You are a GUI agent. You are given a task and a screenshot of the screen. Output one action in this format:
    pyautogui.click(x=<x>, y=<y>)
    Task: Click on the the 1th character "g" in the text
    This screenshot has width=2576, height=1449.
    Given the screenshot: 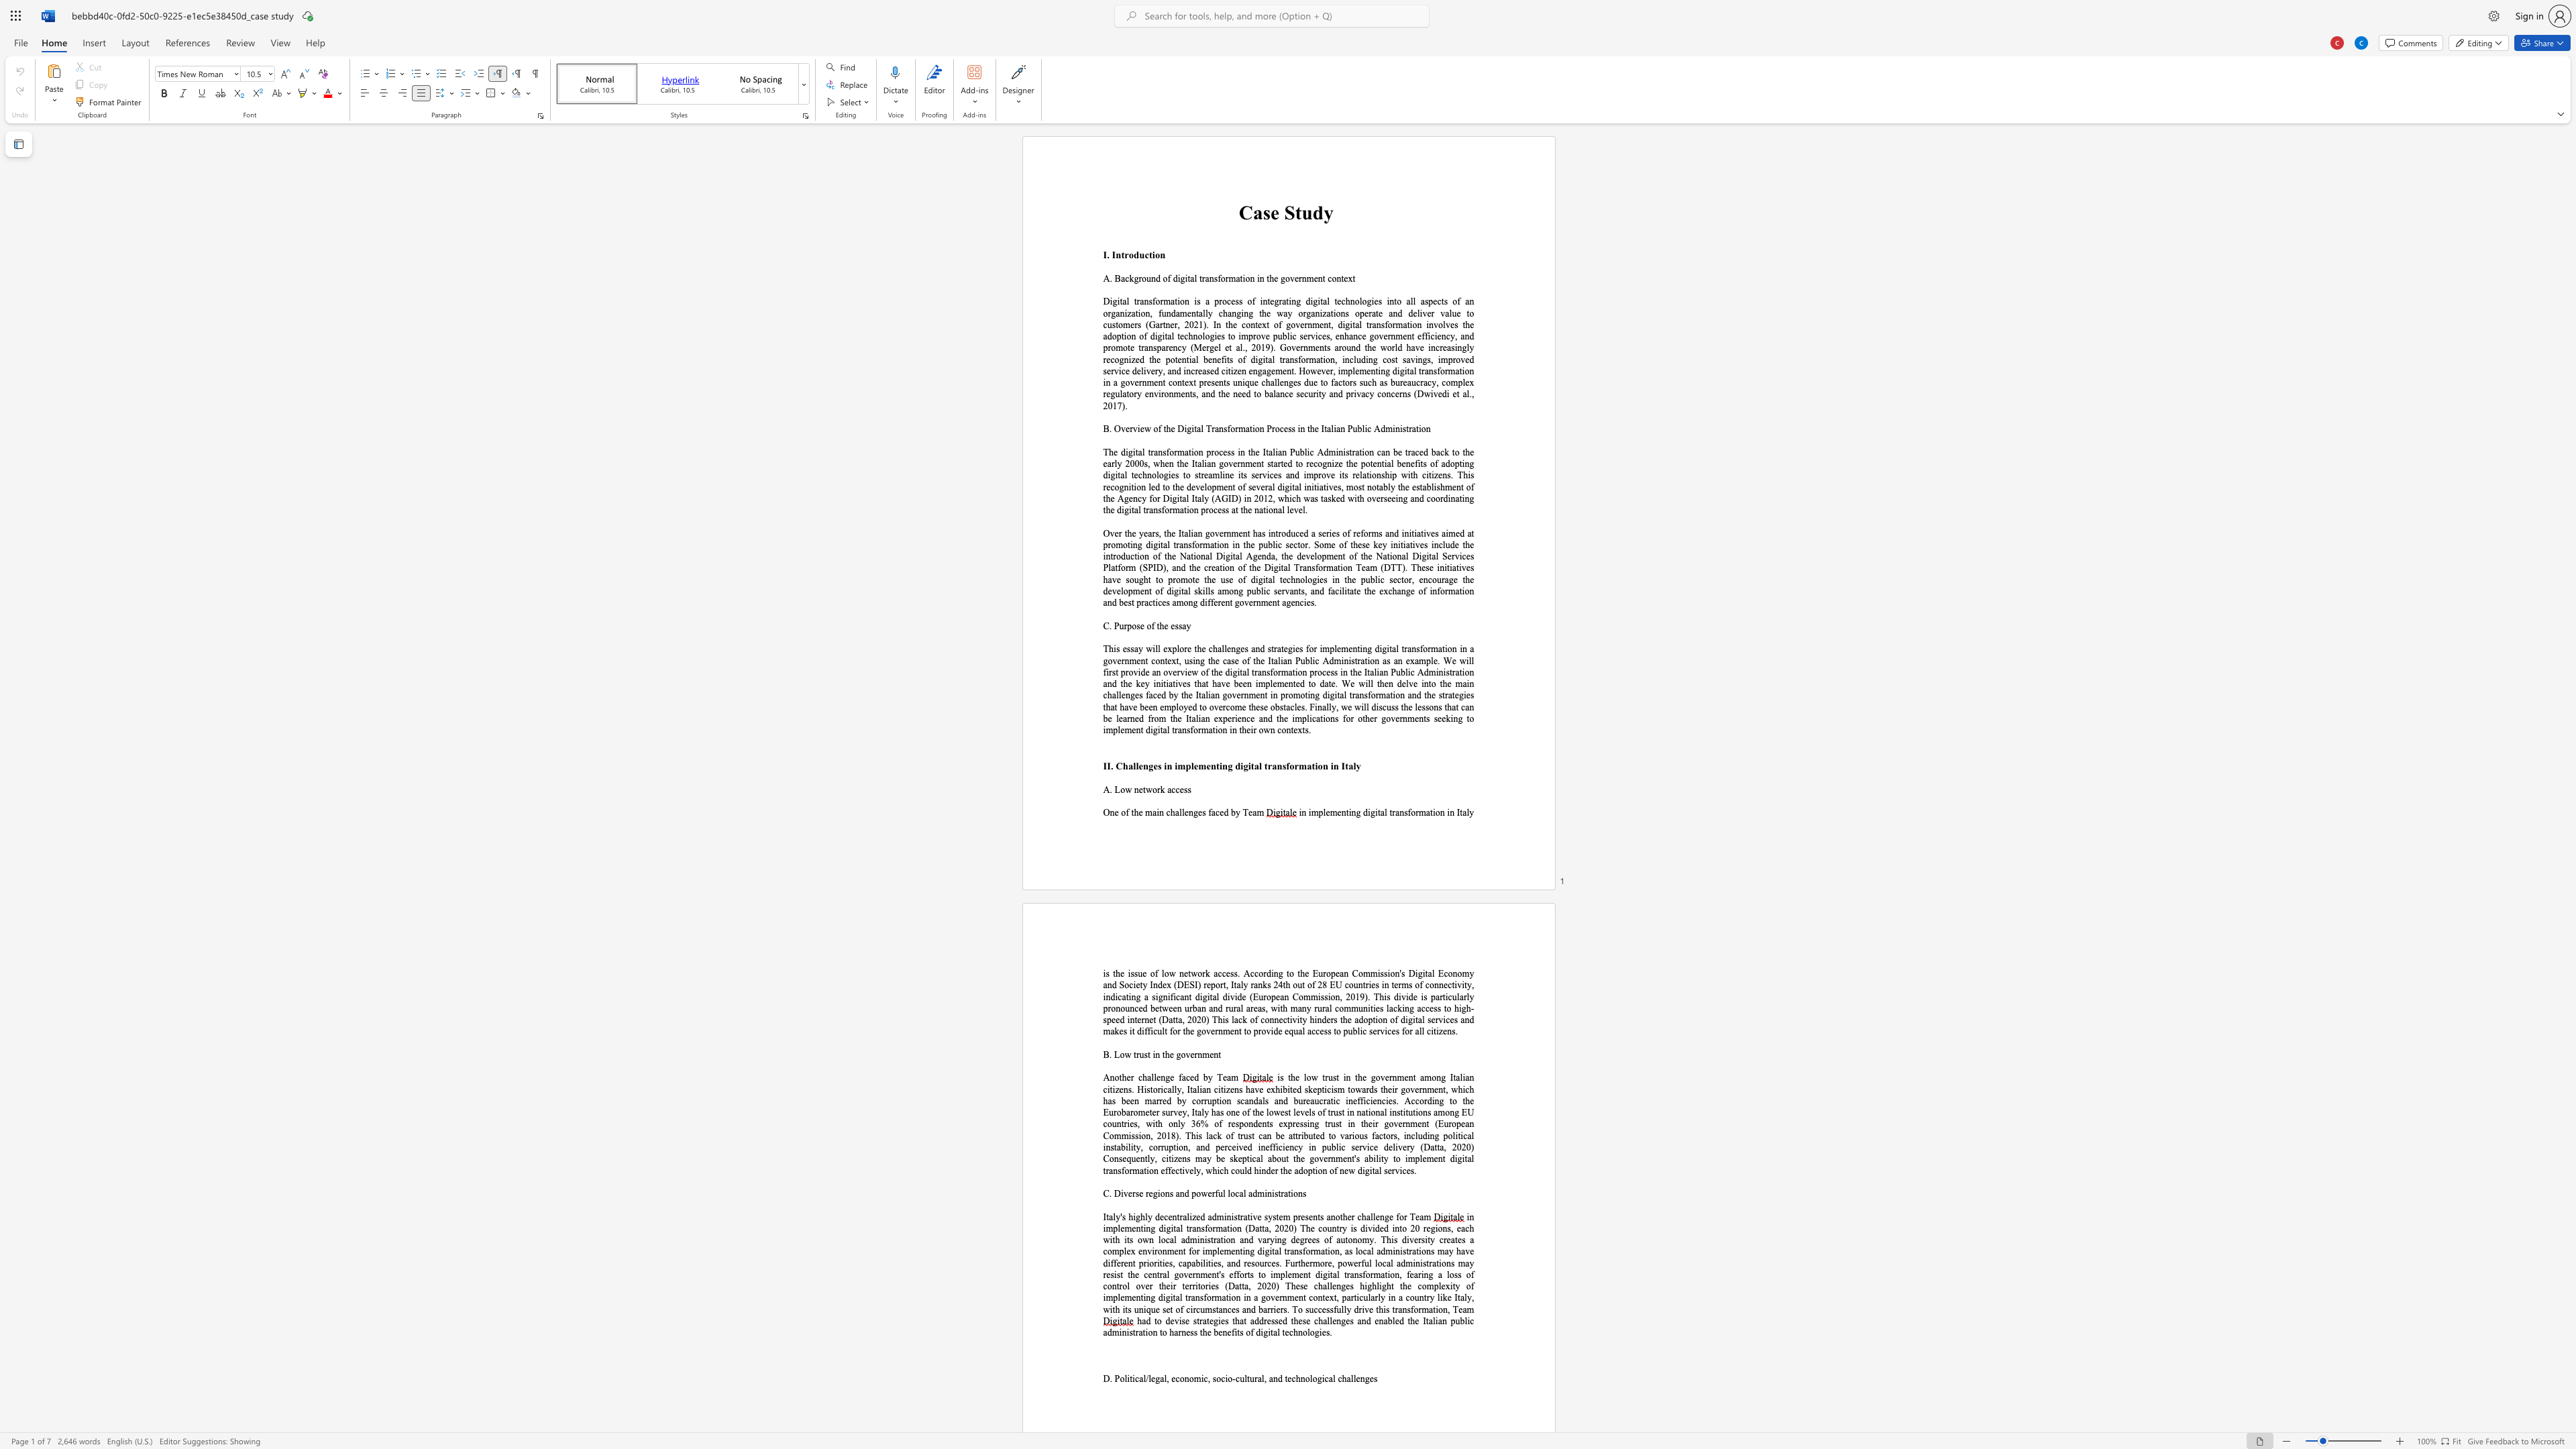 What is the action you would take?
    pyautogui.click(x=1149, y=765)
    